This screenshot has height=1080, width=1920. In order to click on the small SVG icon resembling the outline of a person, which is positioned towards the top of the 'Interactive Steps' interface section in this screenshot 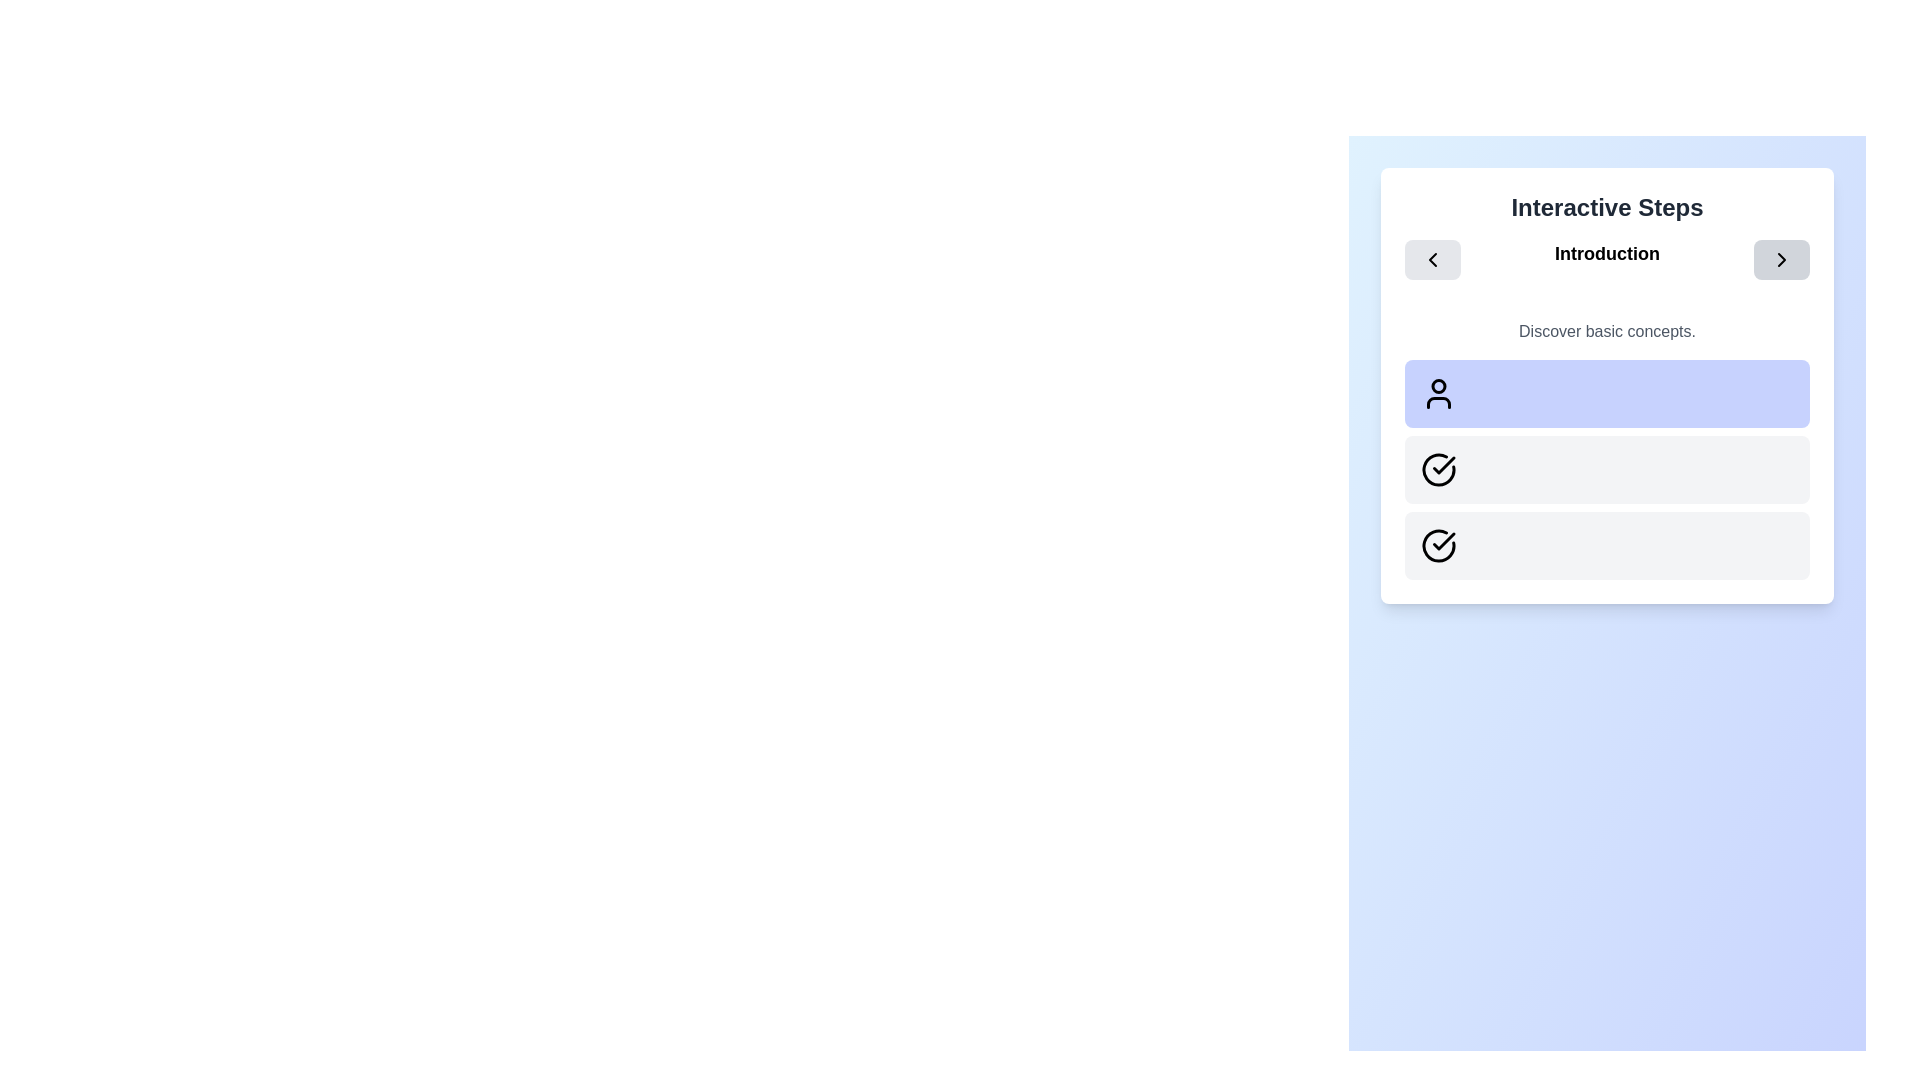, I will do `click(1438, 393)`.